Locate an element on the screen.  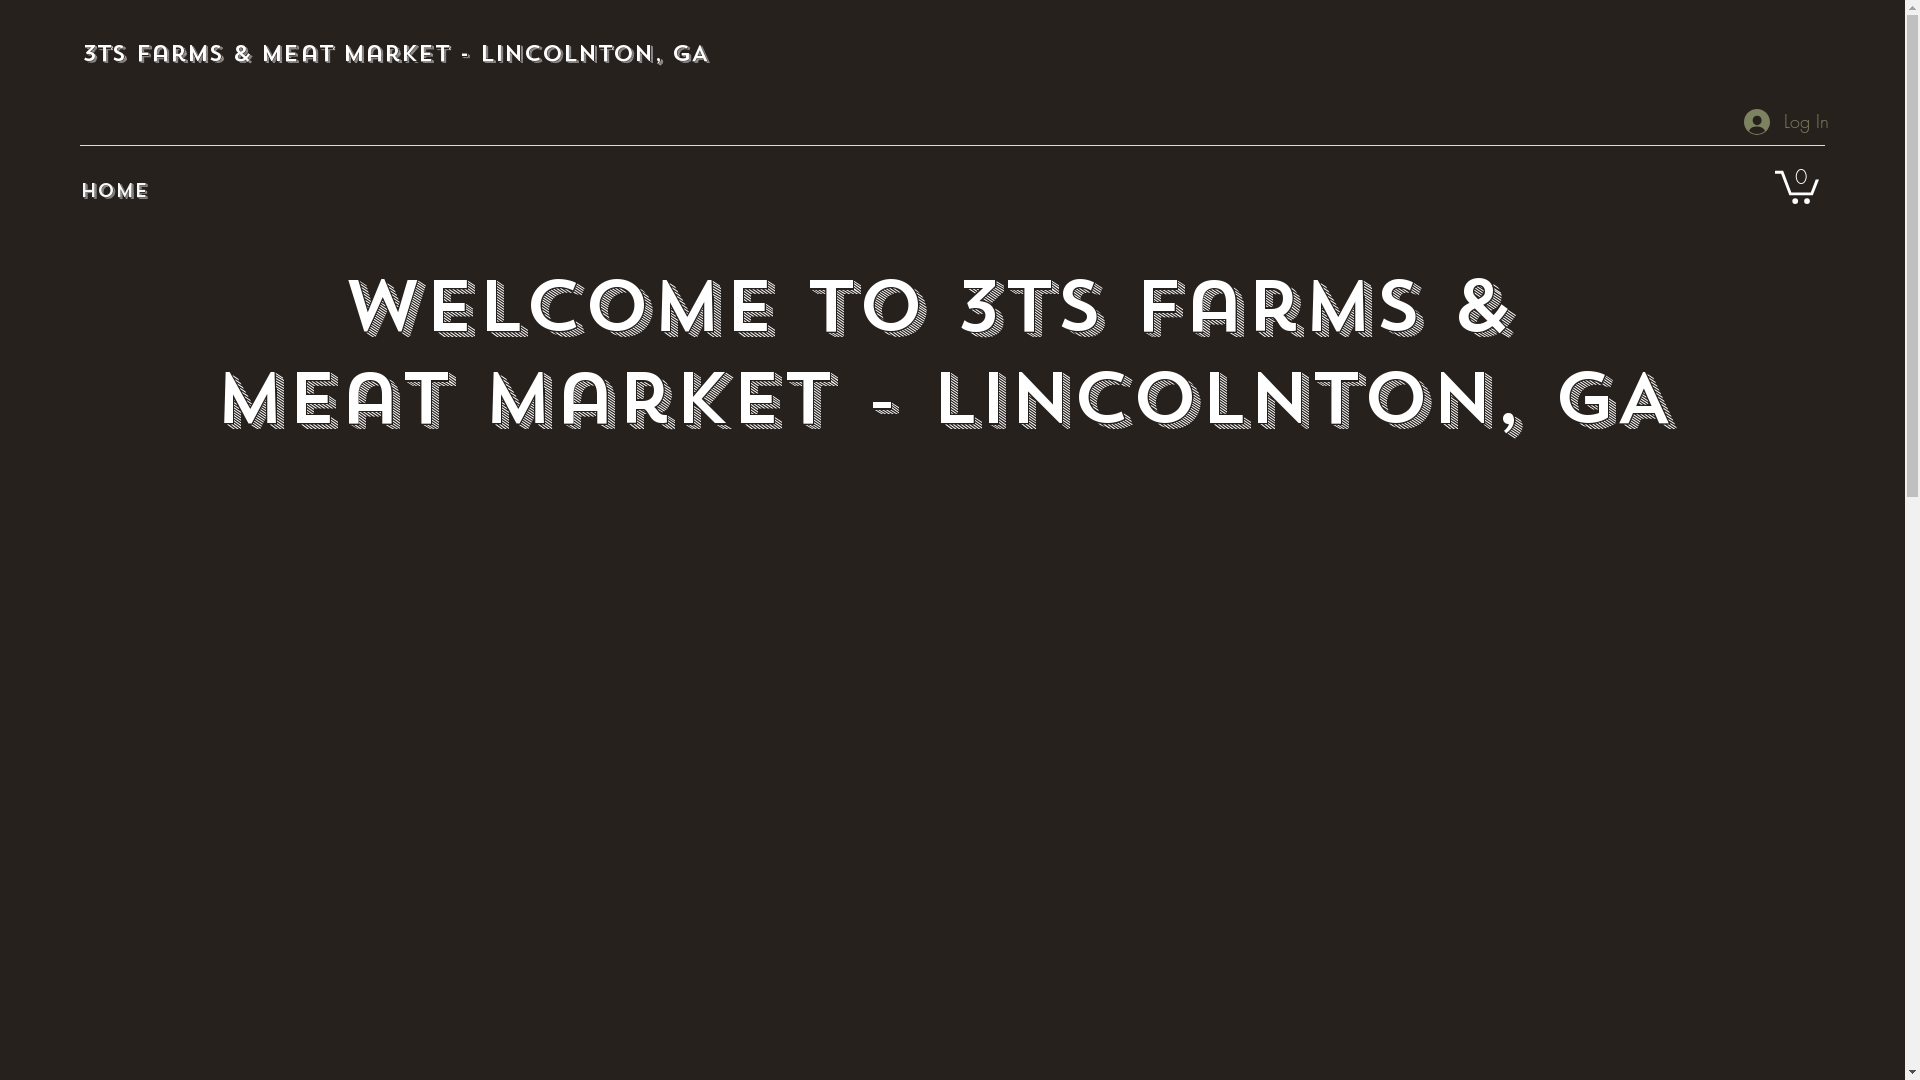
'Log In' is located at coordinates (1728, 122).